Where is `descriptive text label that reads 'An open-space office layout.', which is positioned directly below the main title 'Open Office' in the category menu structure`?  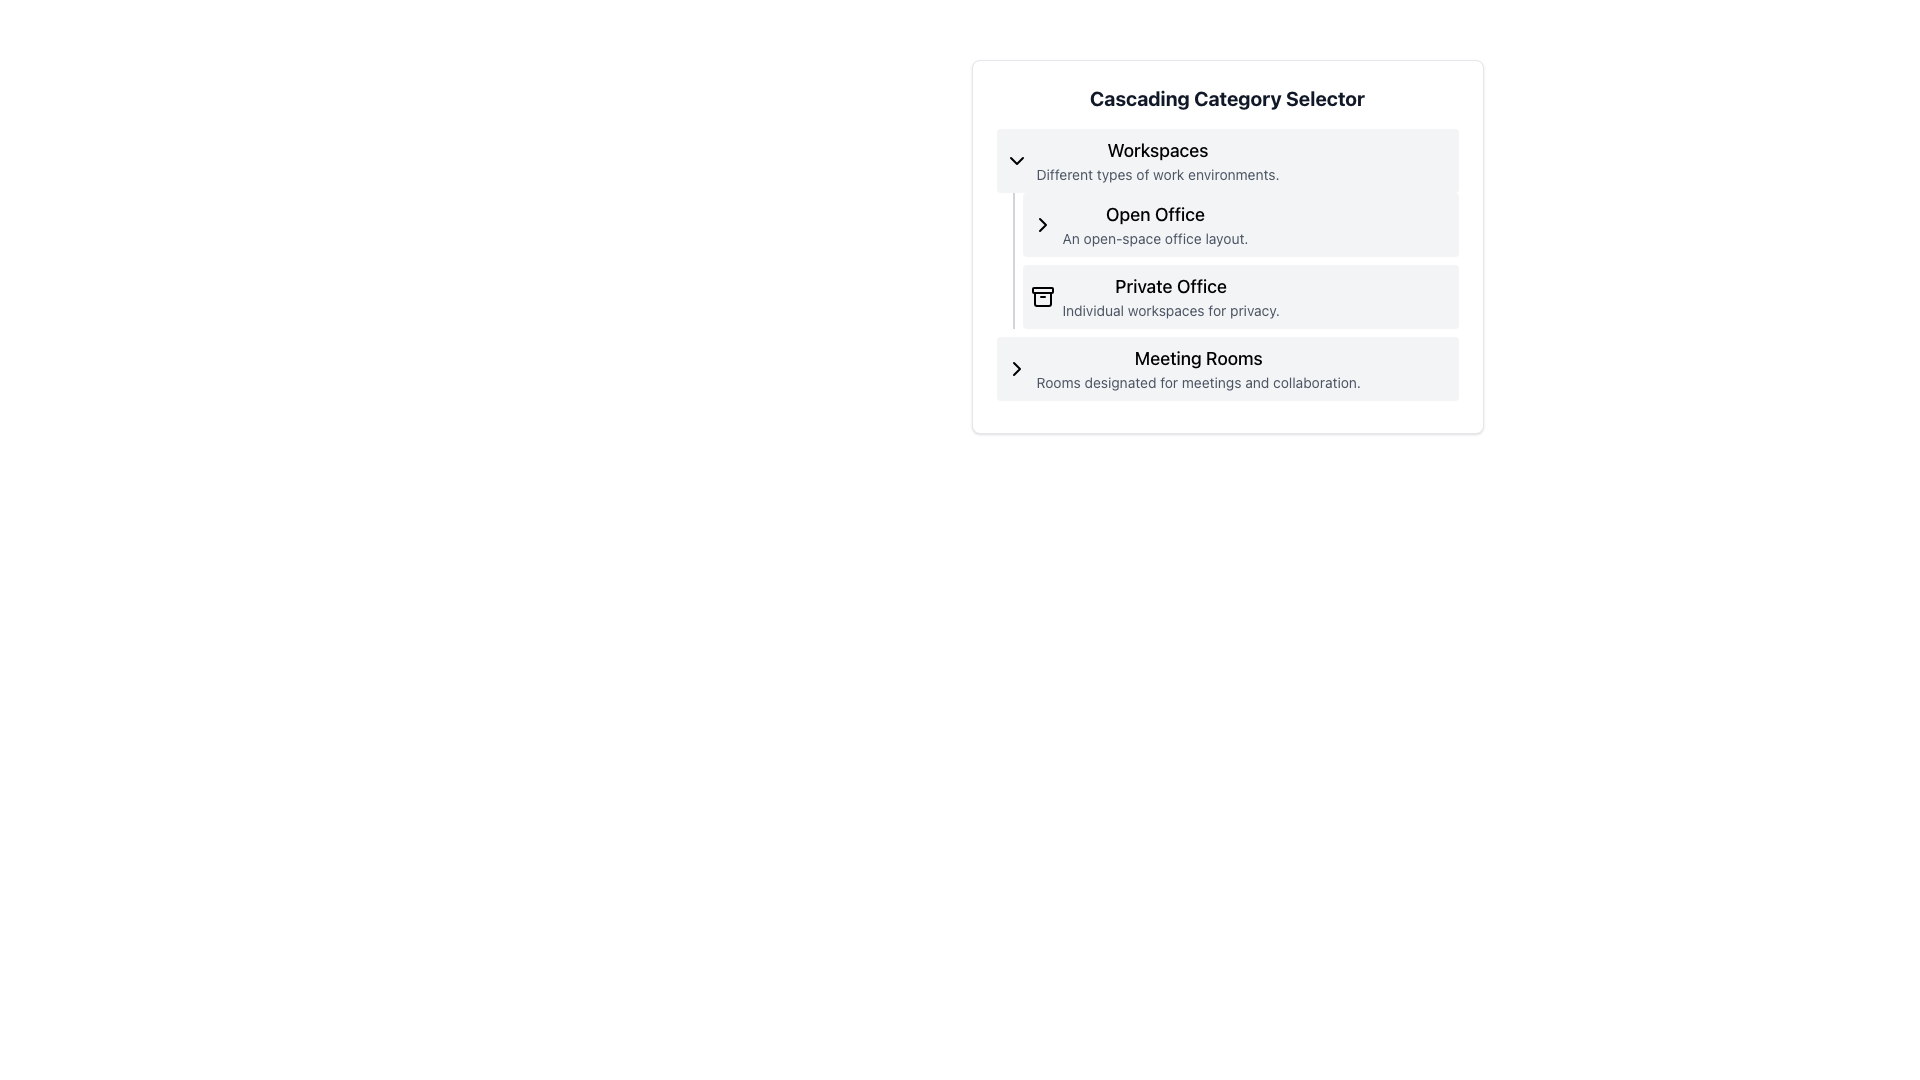 descriptive text label that reads 'An open-space office layout.', which is positioned directly below the main title 'Open Office' in the category menu structure is located at coordinates (1155, 238).